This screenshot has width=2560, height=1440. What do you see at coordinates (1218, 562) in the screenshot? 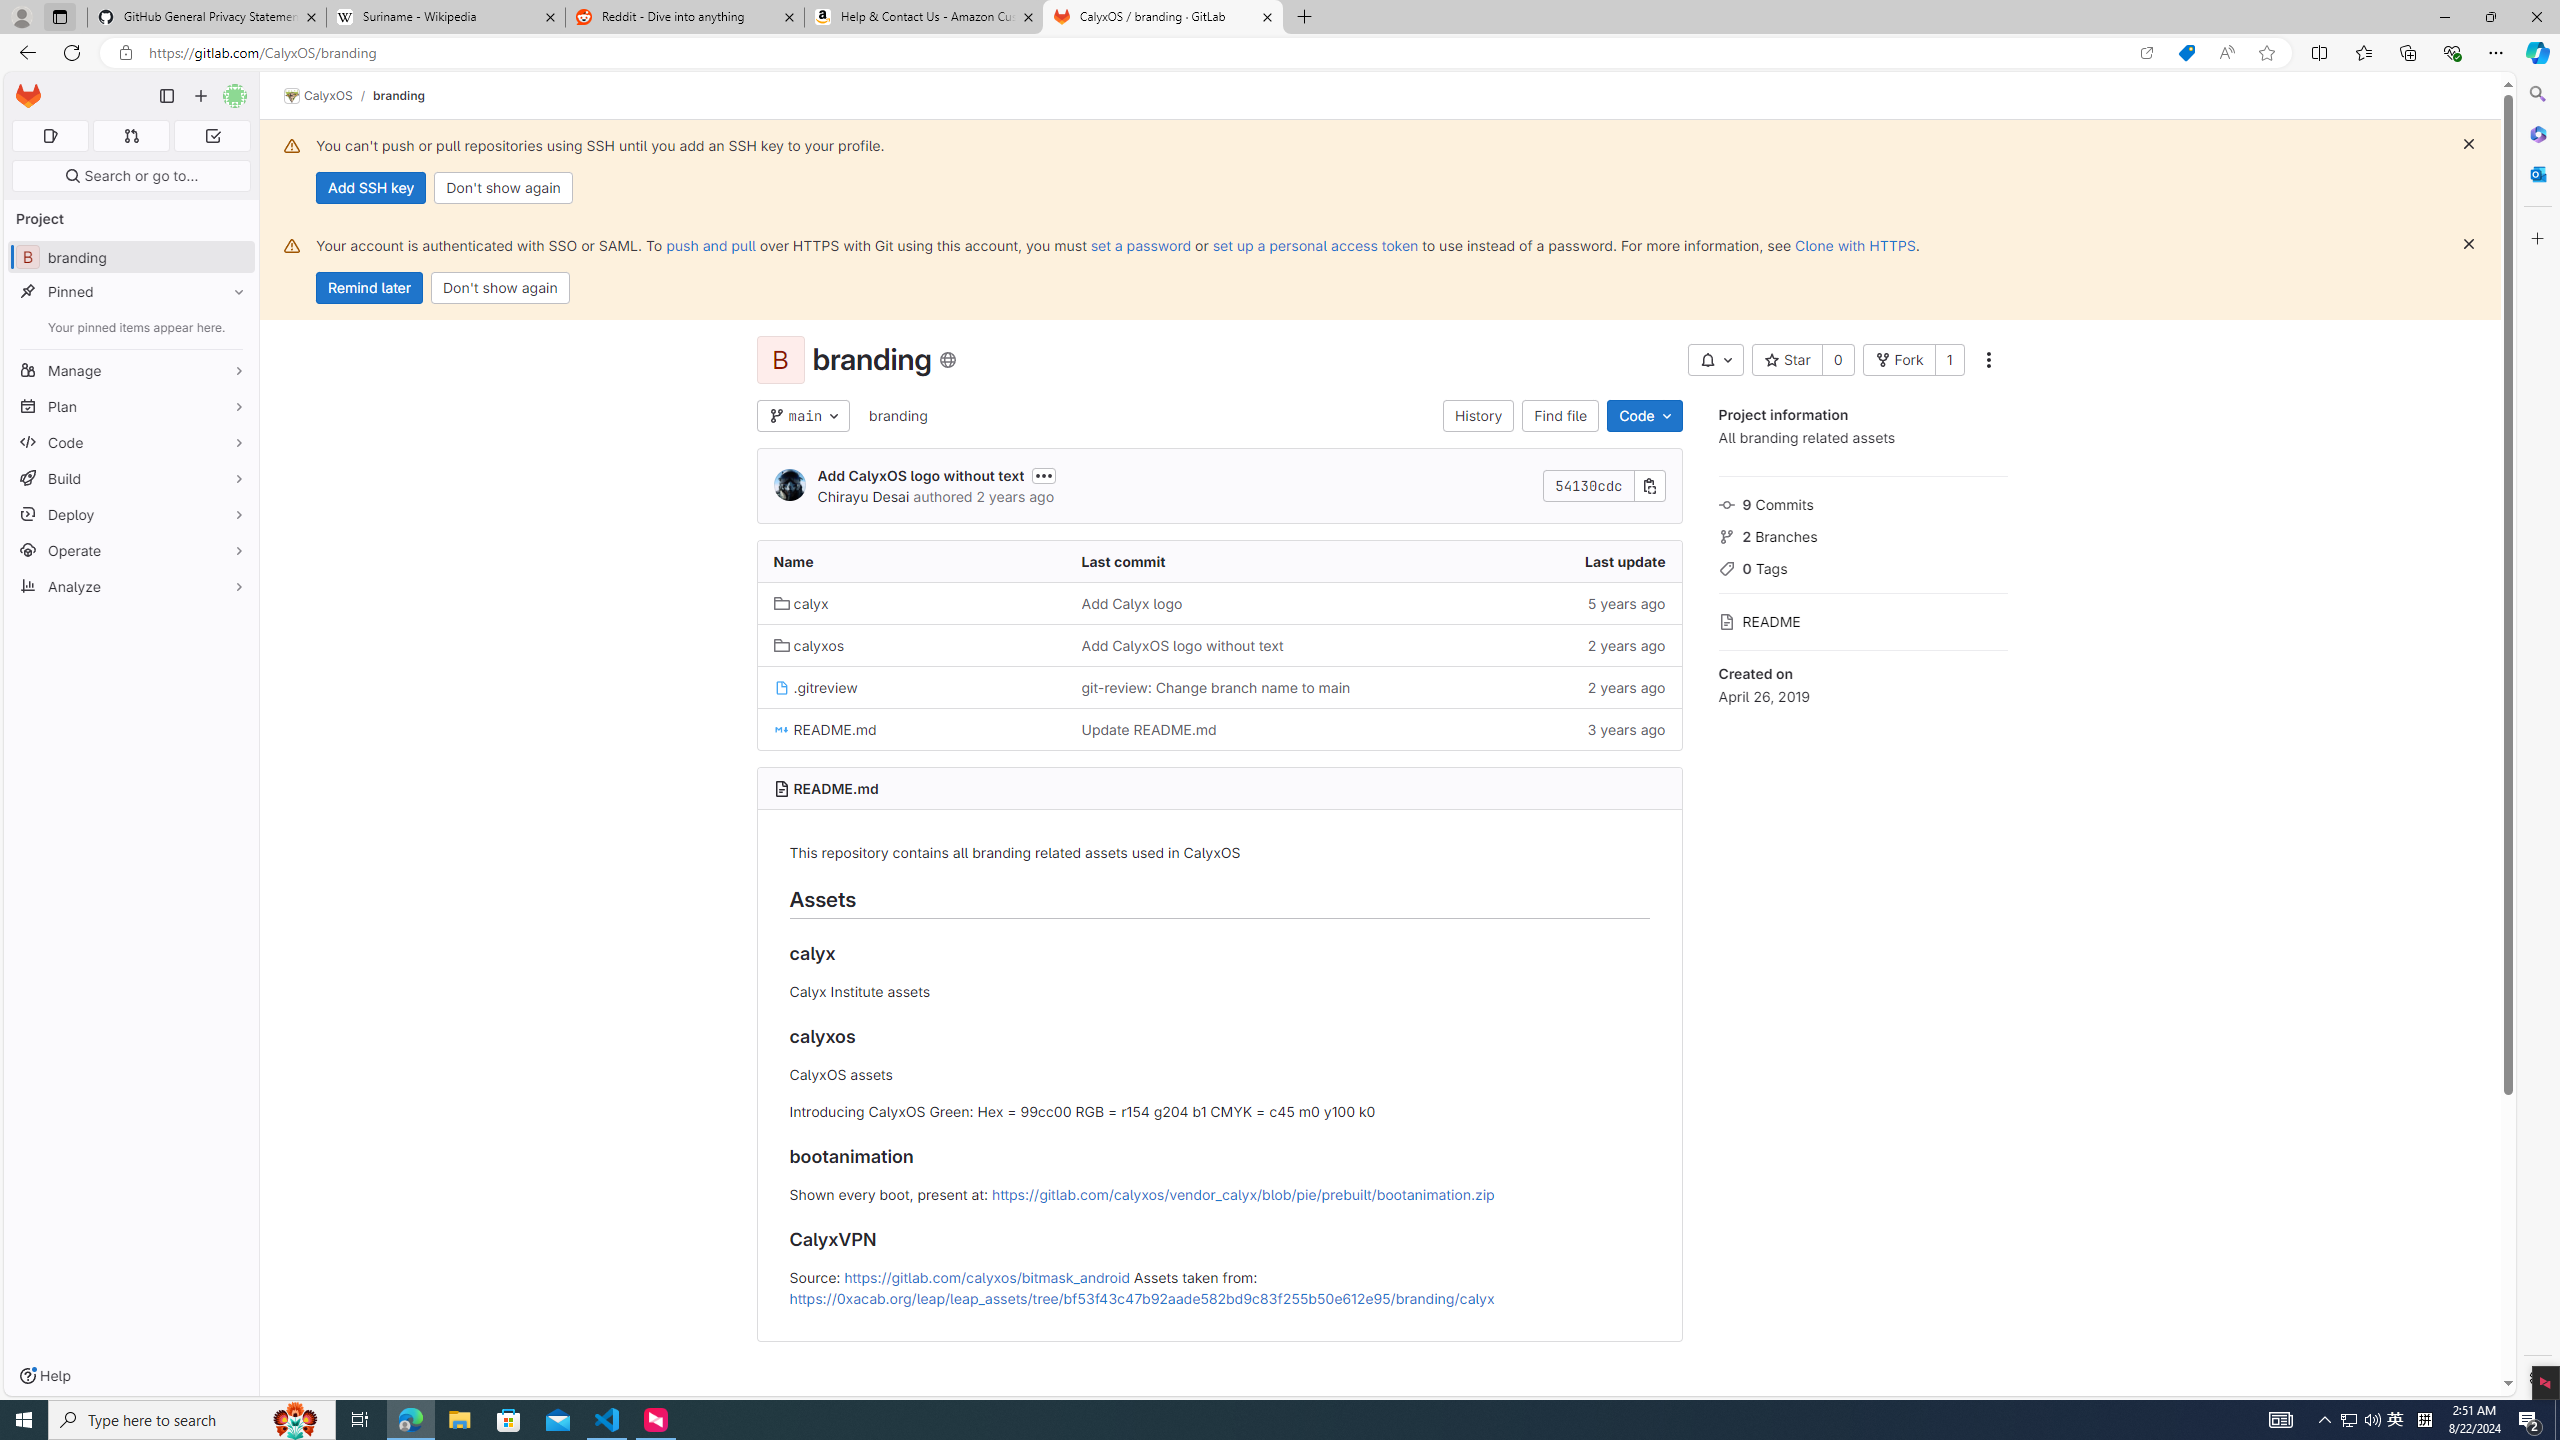
I see `'Last commit'` at bounding box center [1218, 562].